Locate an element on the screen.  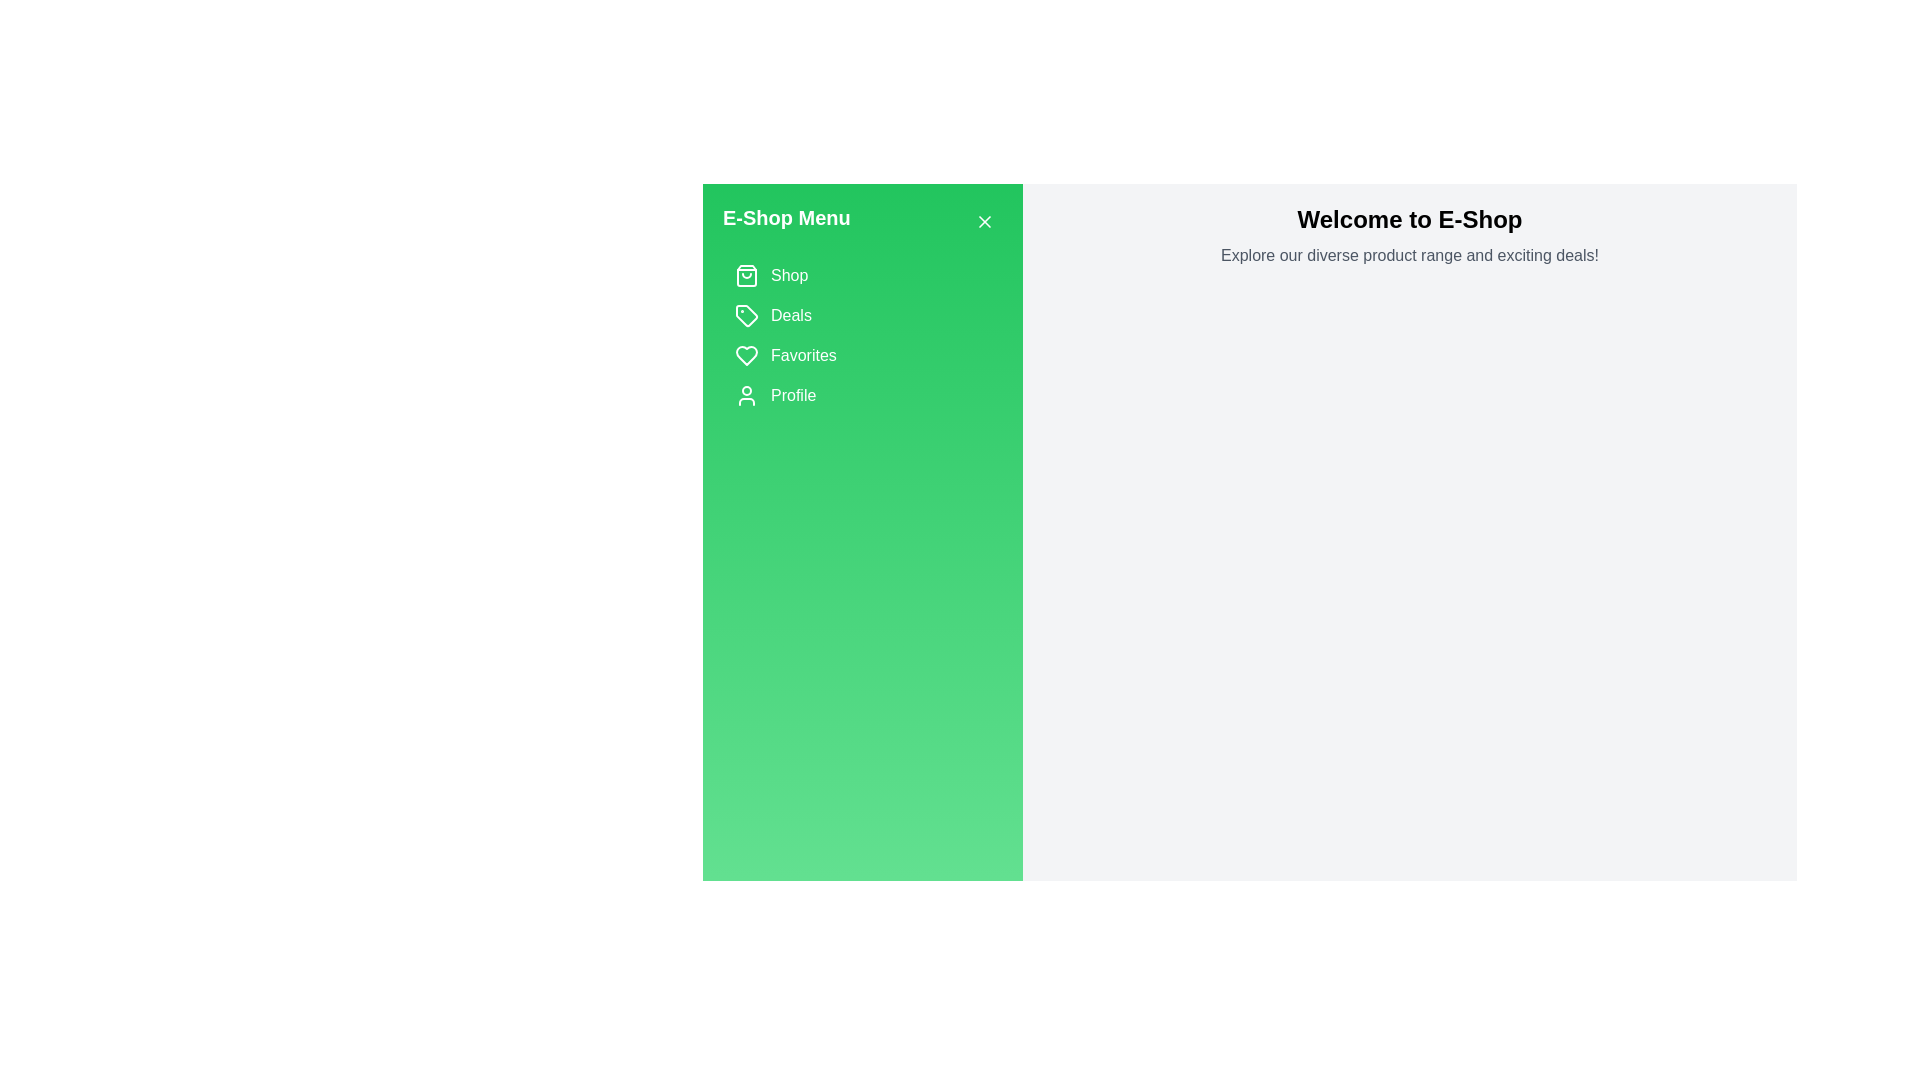
the close button to hide the drawer is located at coordinates (984, 222).